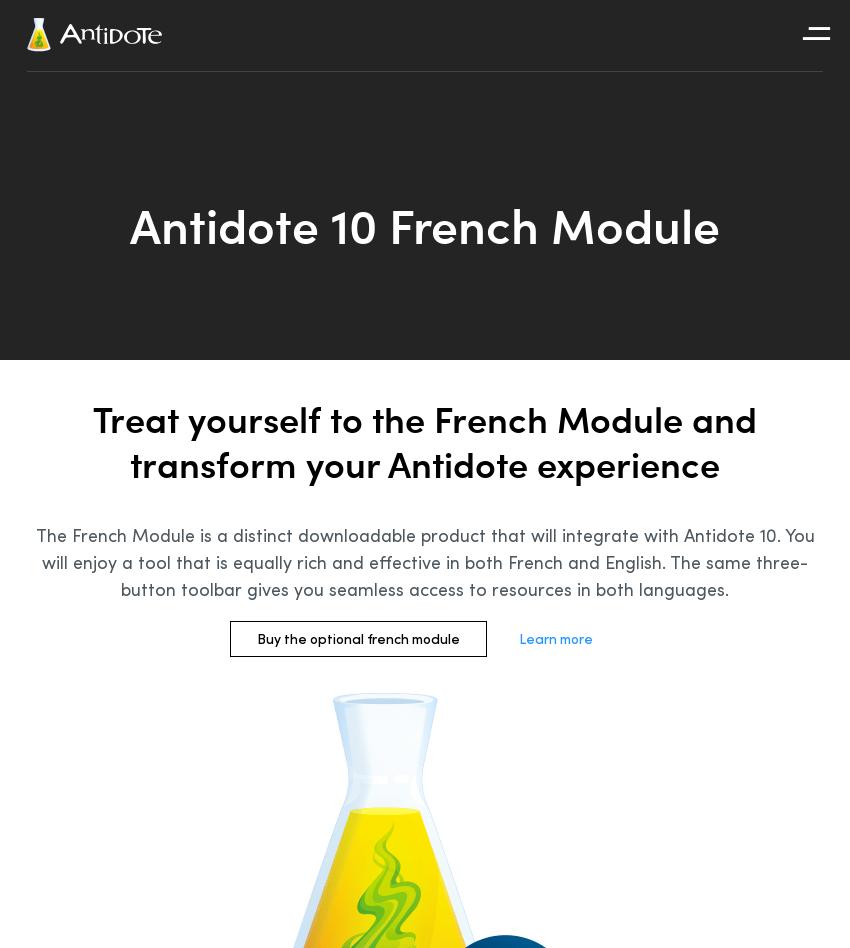 The image size is (850, 948). I want to click on 'Batch correction of identical cases', so click(62, 87).